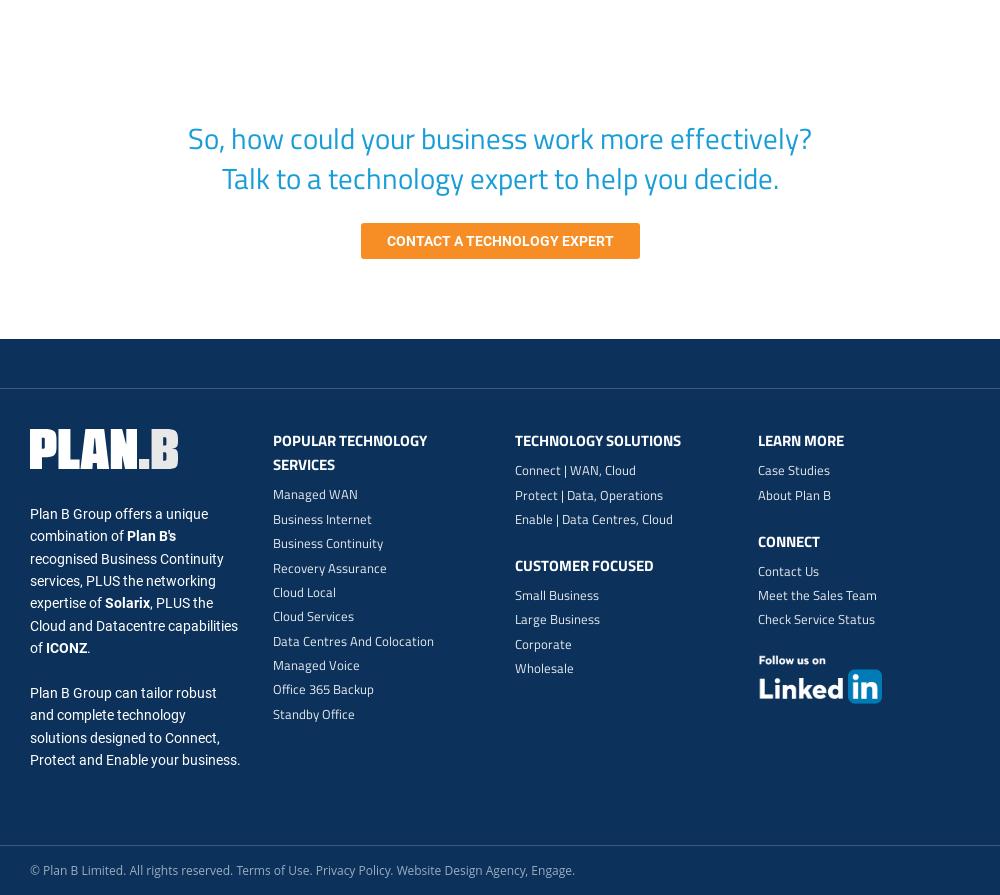 The height and width of the screenshot is (895, 1000). I want to click on 'Managed Voice', so click(272, 663).